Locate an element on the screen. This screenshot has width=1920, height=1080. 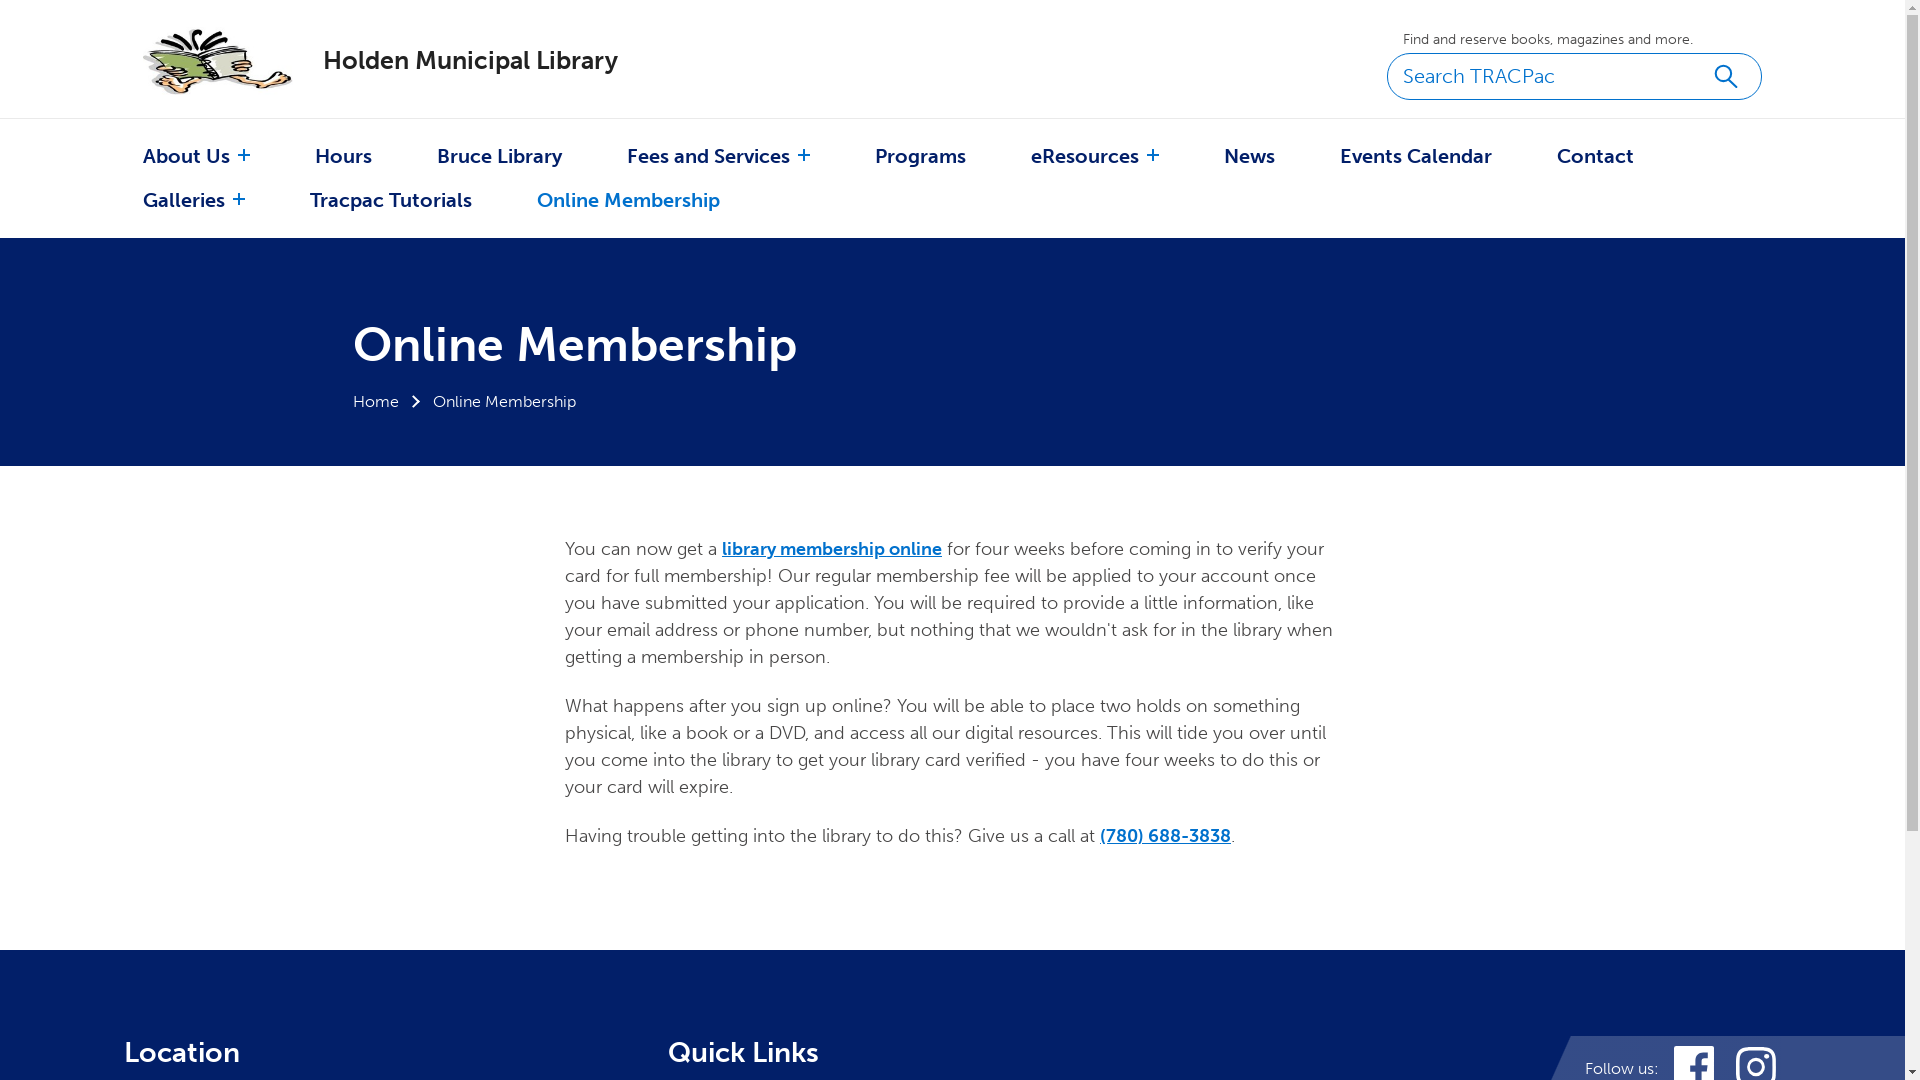
'Events Calendar' is located at coordinates (1415, 154).